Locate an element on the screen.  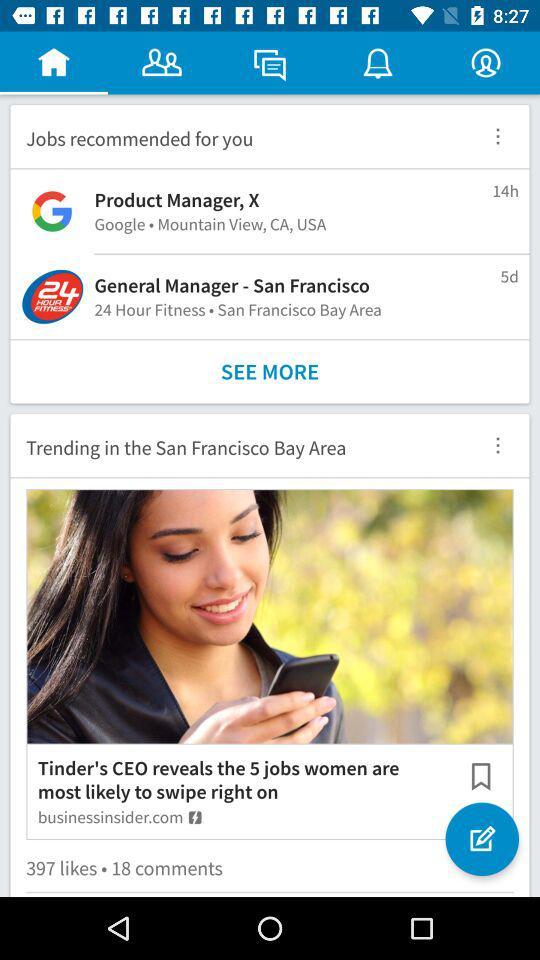
see more icon is located at coordinates (270, 371).